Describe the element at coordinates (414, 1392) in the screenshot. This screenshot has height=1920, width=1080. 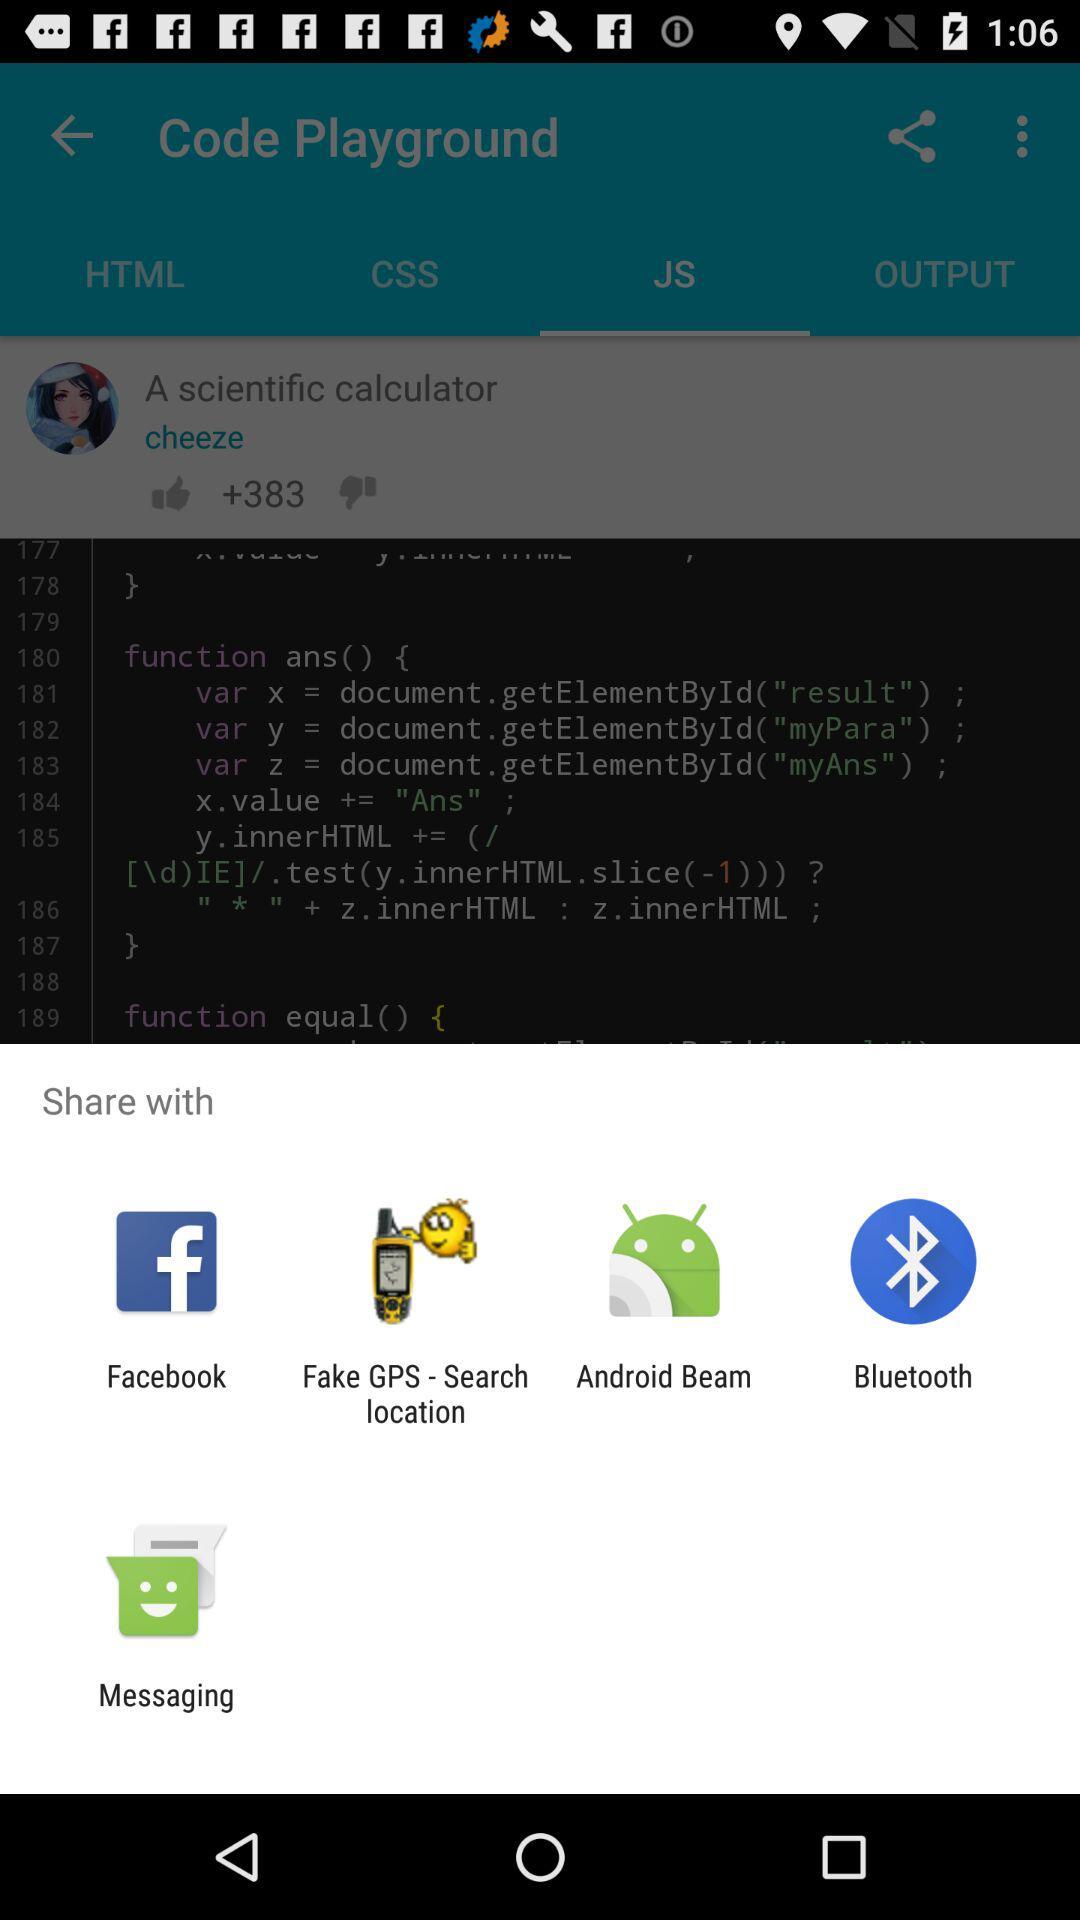
I see `icon next to android beam app` at that location.